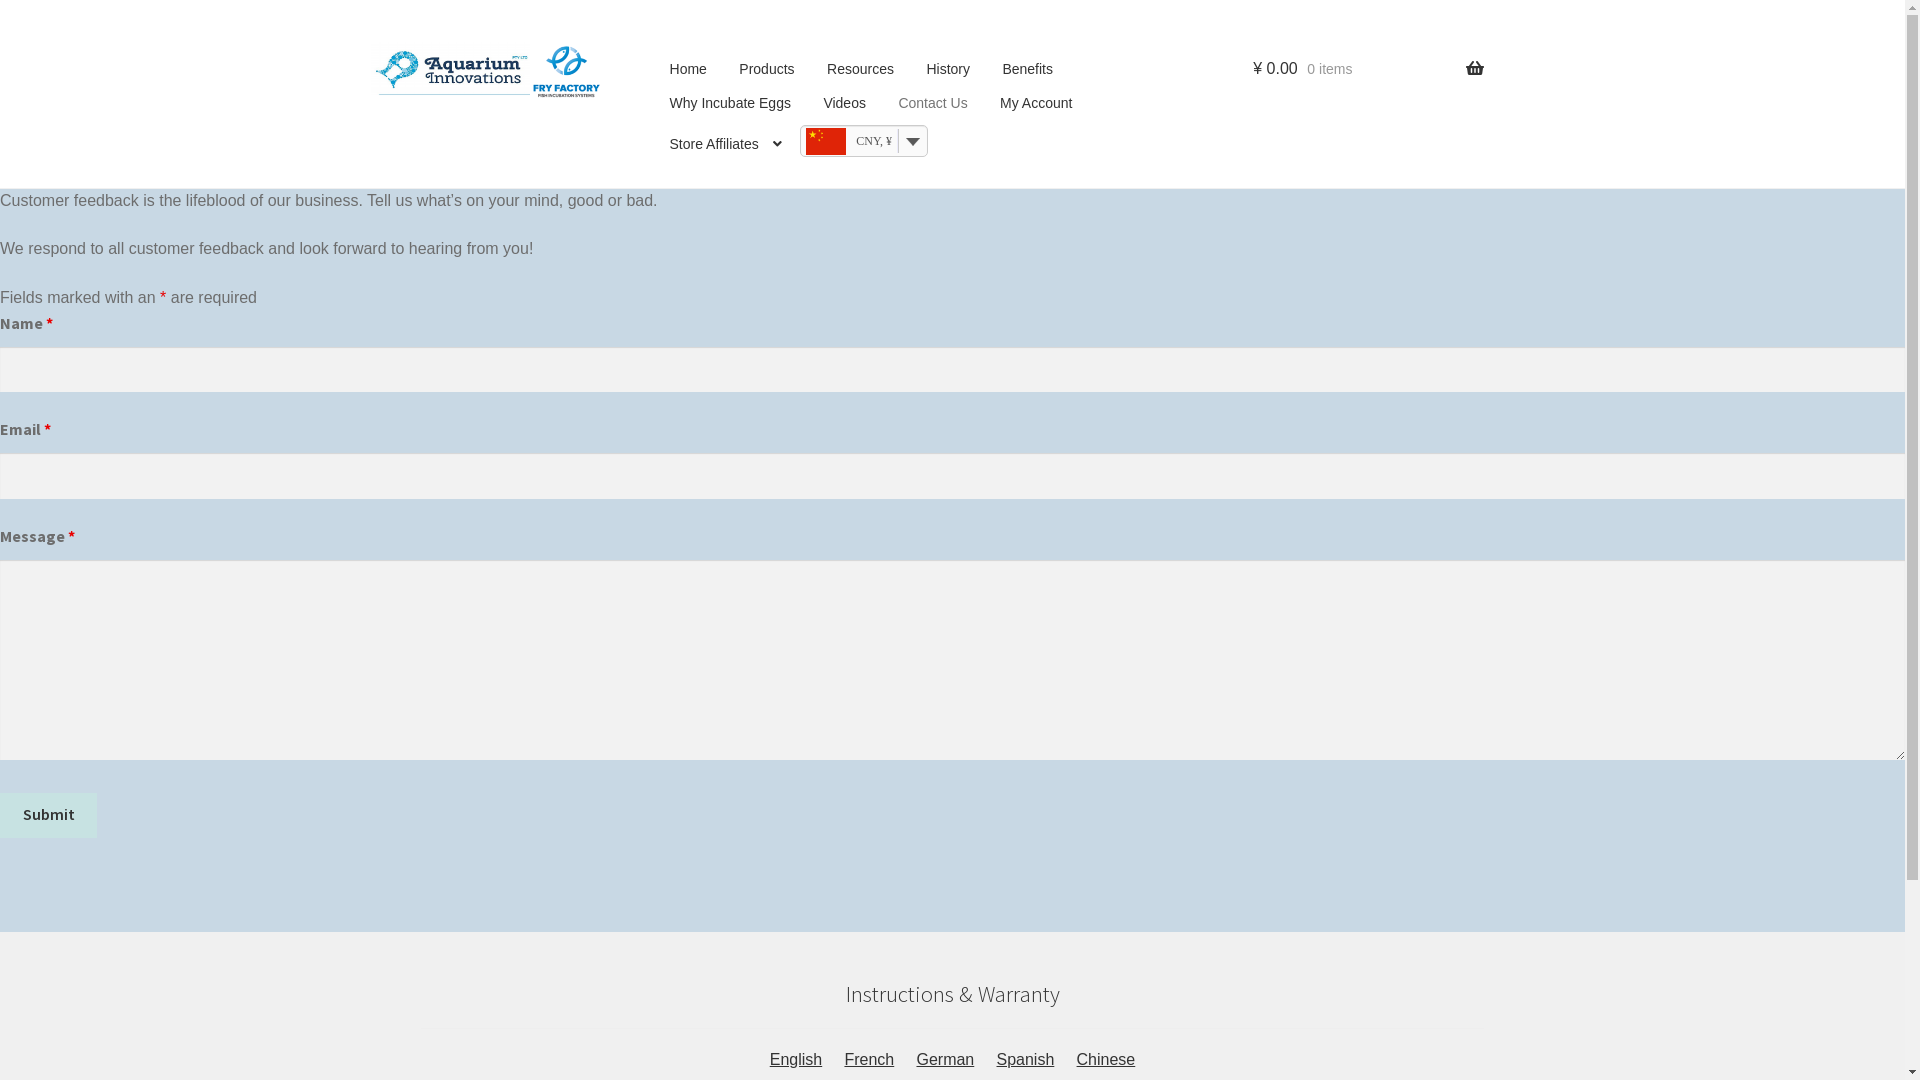 Image resolution: width=1920 pixels, height=1080 pixels. Describe the element at coordinates (946, 73) in the screenshot. I see `'History'` at that location.